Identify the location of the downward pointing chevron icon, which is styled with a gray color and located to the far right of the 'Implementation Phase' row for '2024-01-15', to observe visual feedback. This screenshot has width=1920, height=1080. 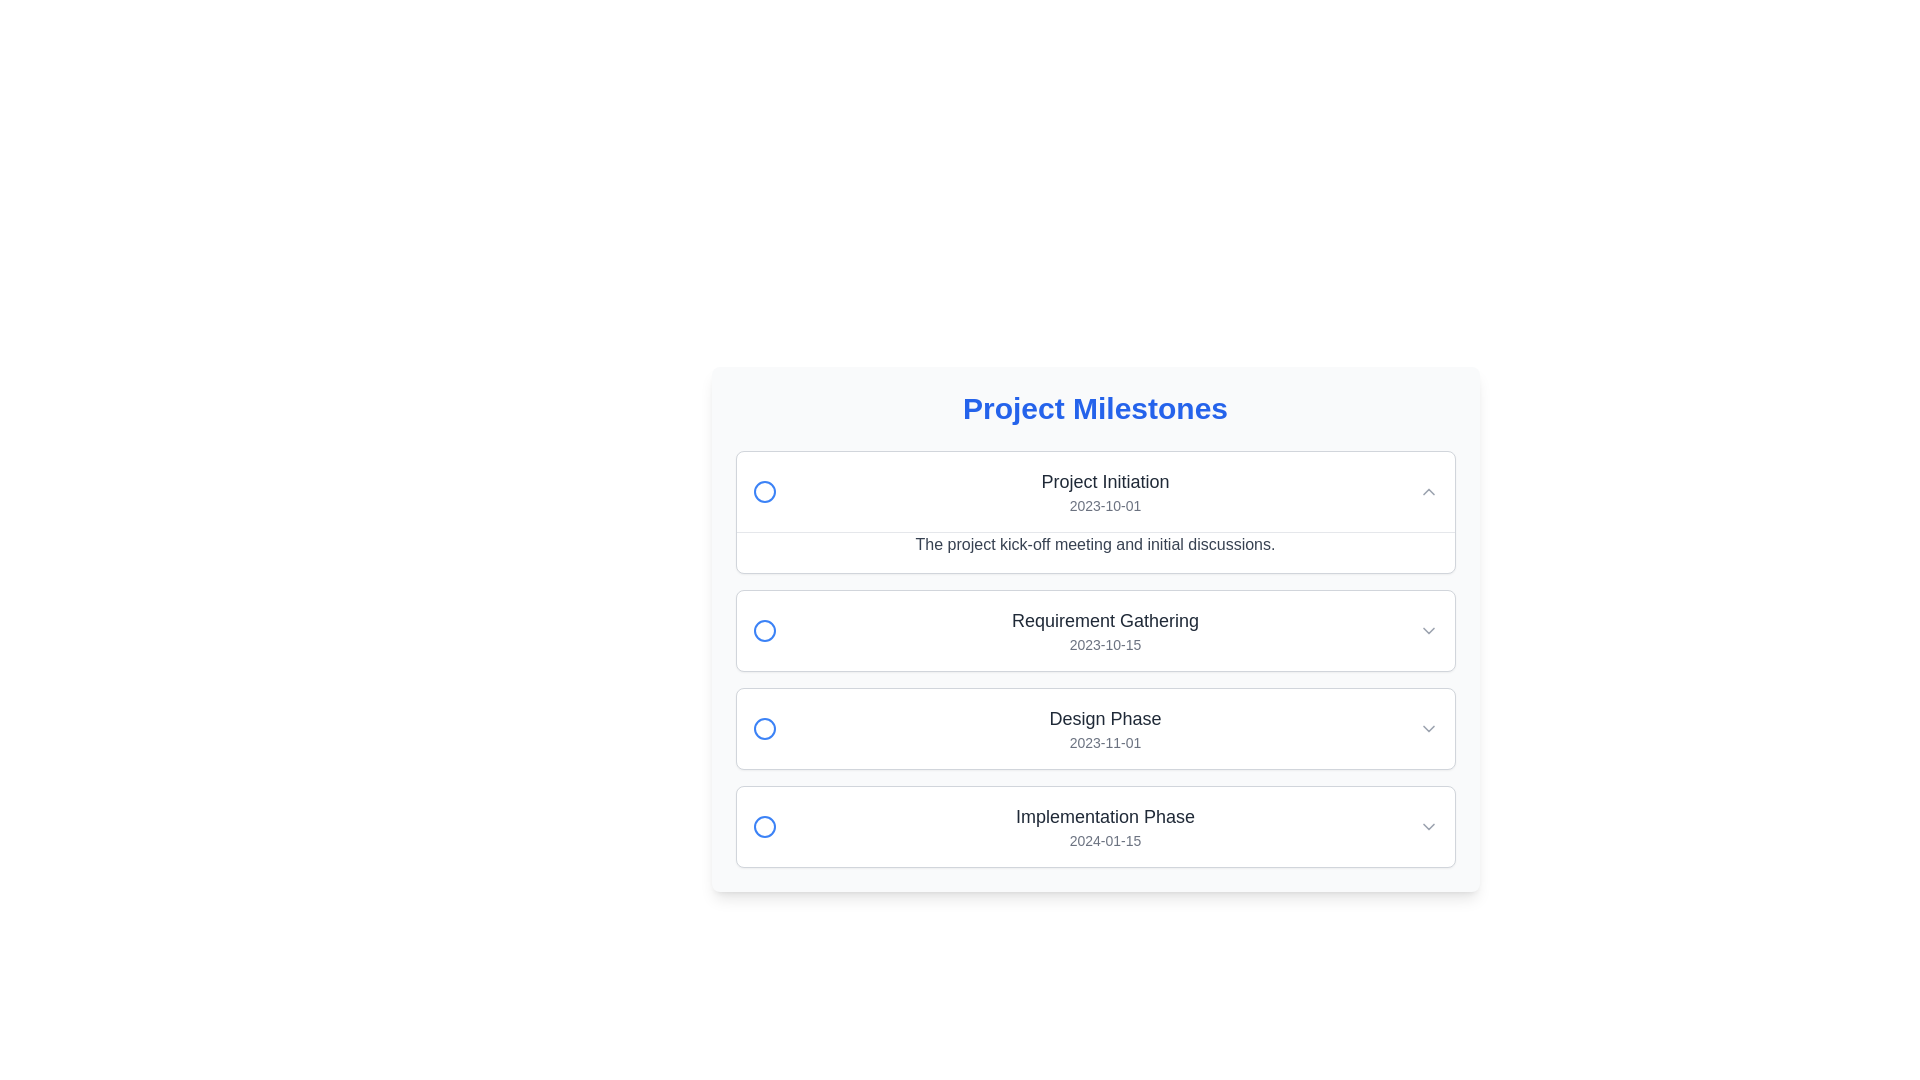
(1427, 826).